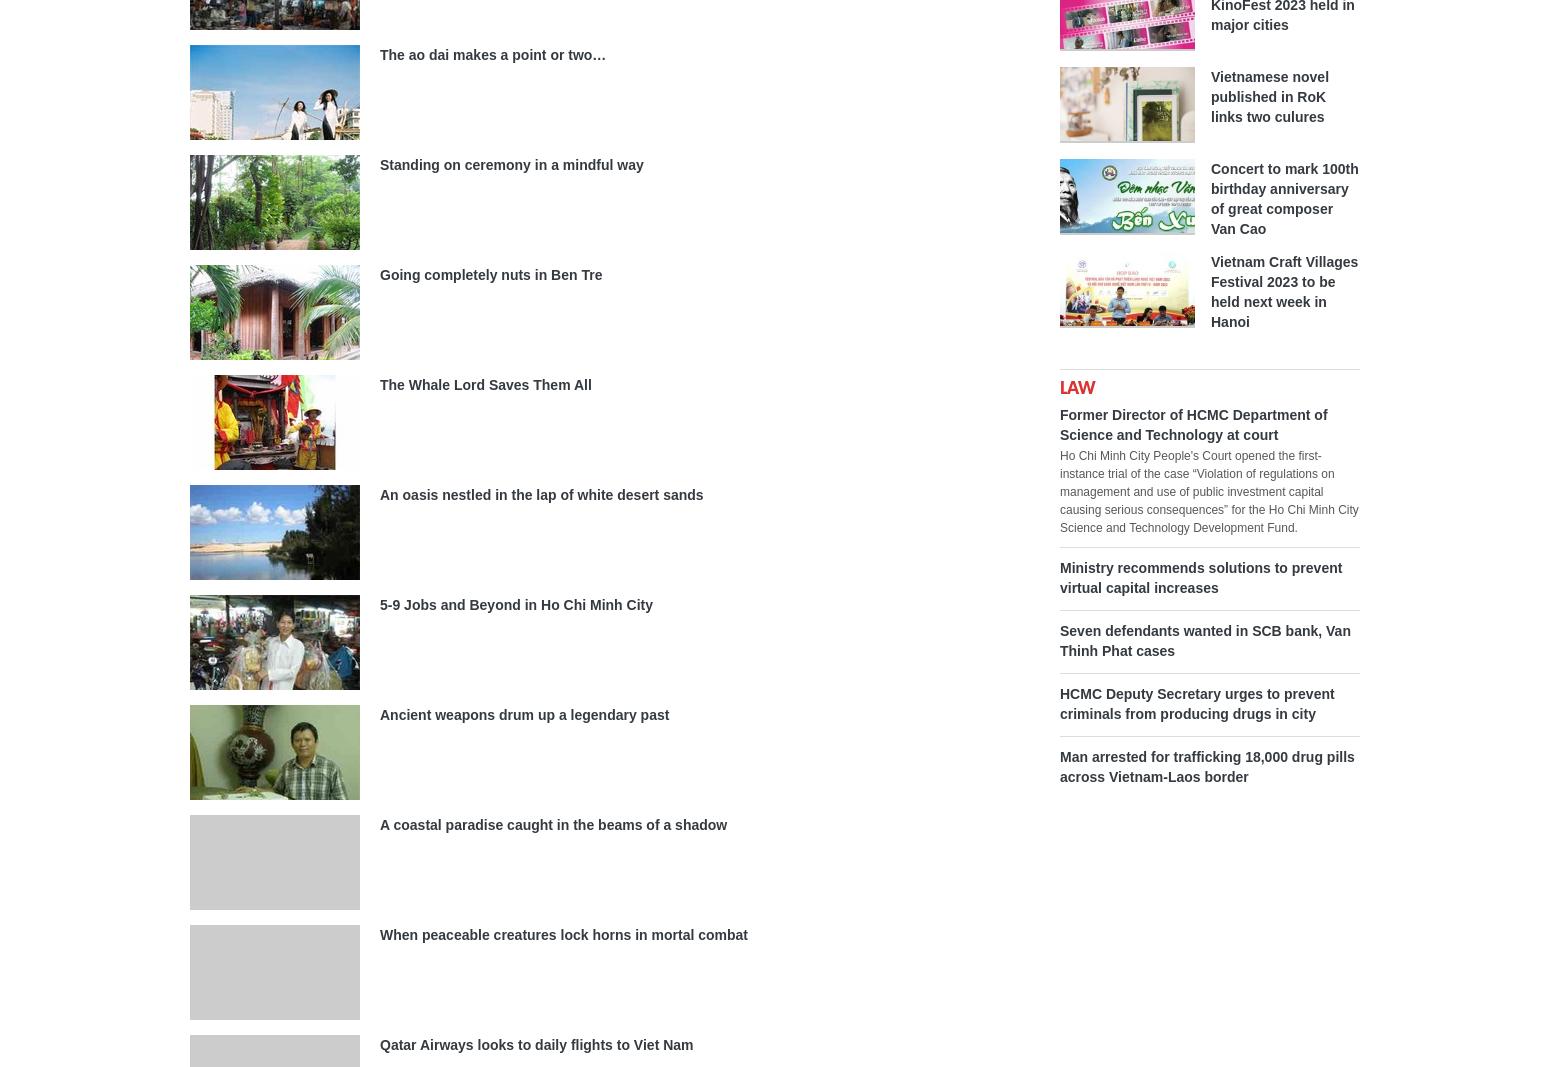  What do you see at coordinates (1269, 95) in the screenshot?
I see `'Vietnamese novel published in RoK links two culures'` at bounding box center [1269, 95].